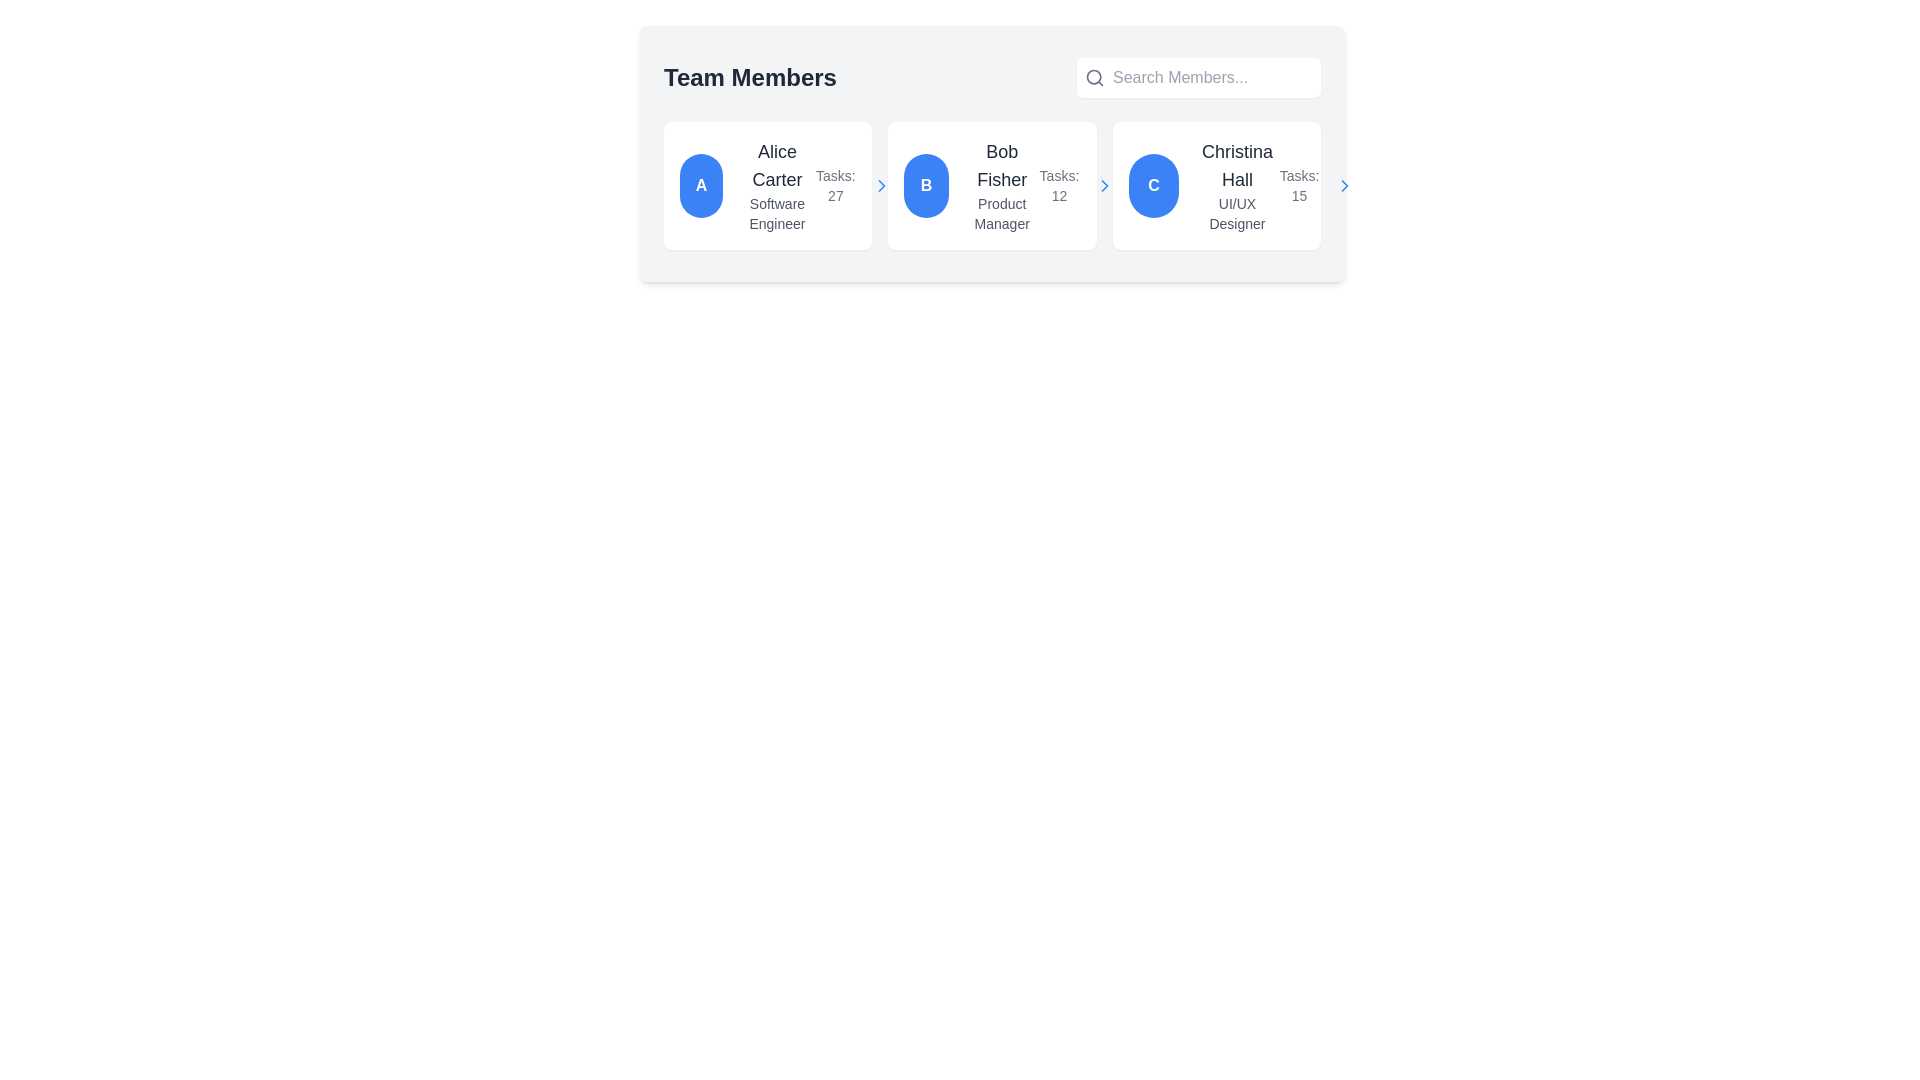  Describe the element at coordinates (835, 185) in the screenshot. I see `the text label displaying the total number of tasks associated with the user Alice Carter, located to the right of the profile icon in the first user card` at that location.